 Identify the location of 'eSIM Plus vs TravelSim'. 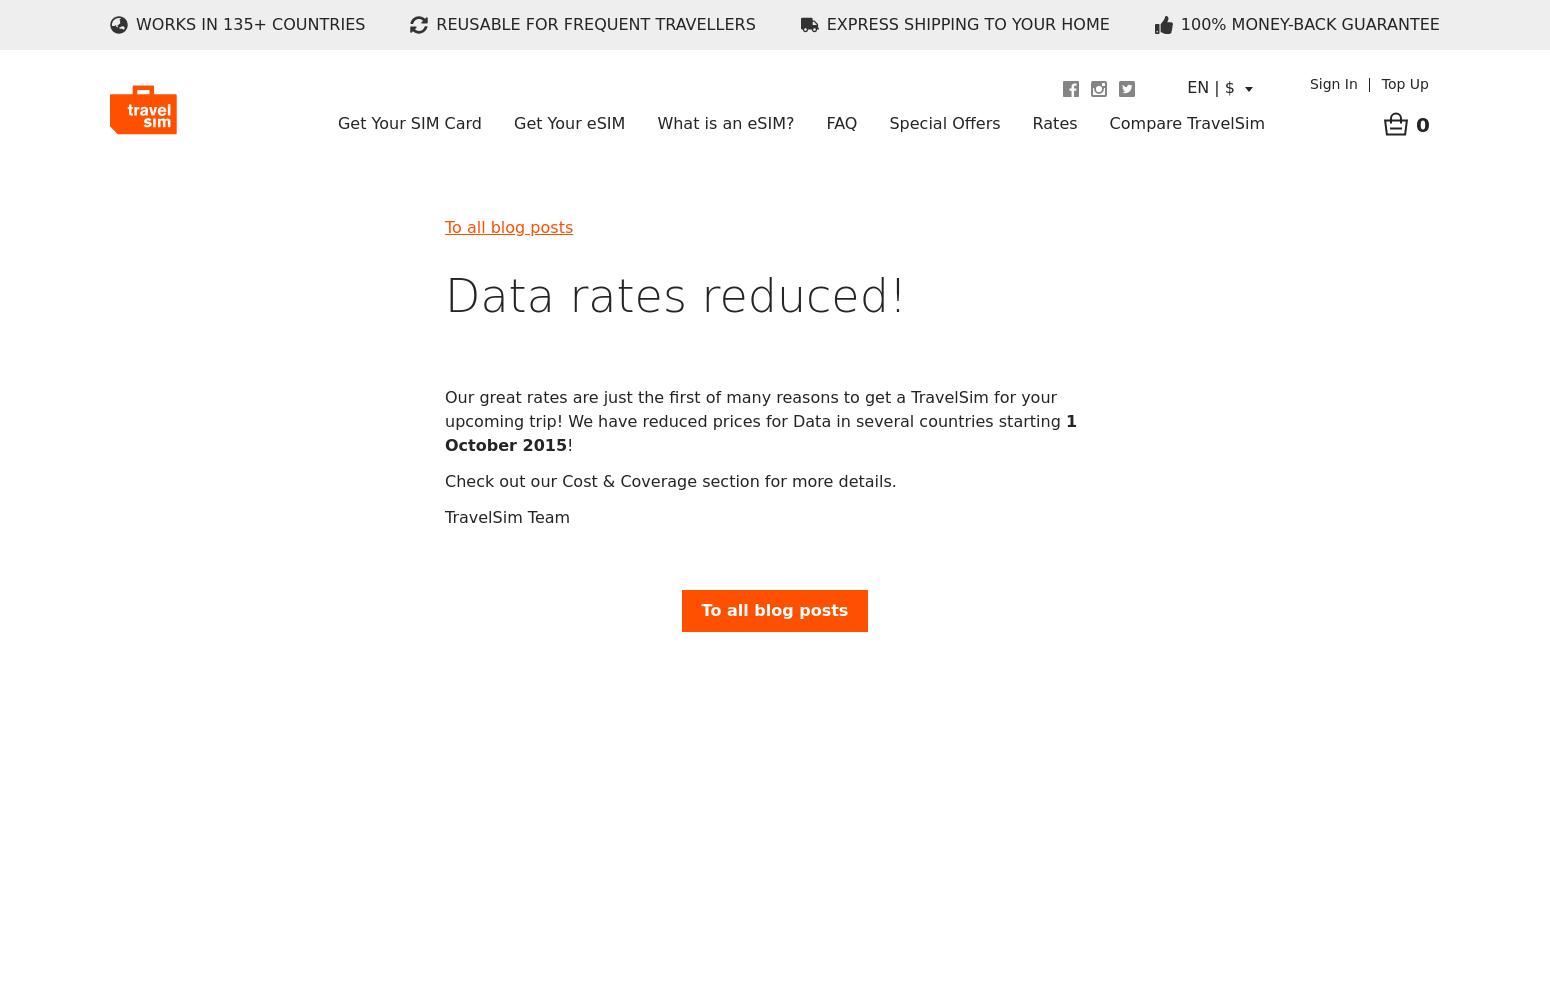
(1215, 238).